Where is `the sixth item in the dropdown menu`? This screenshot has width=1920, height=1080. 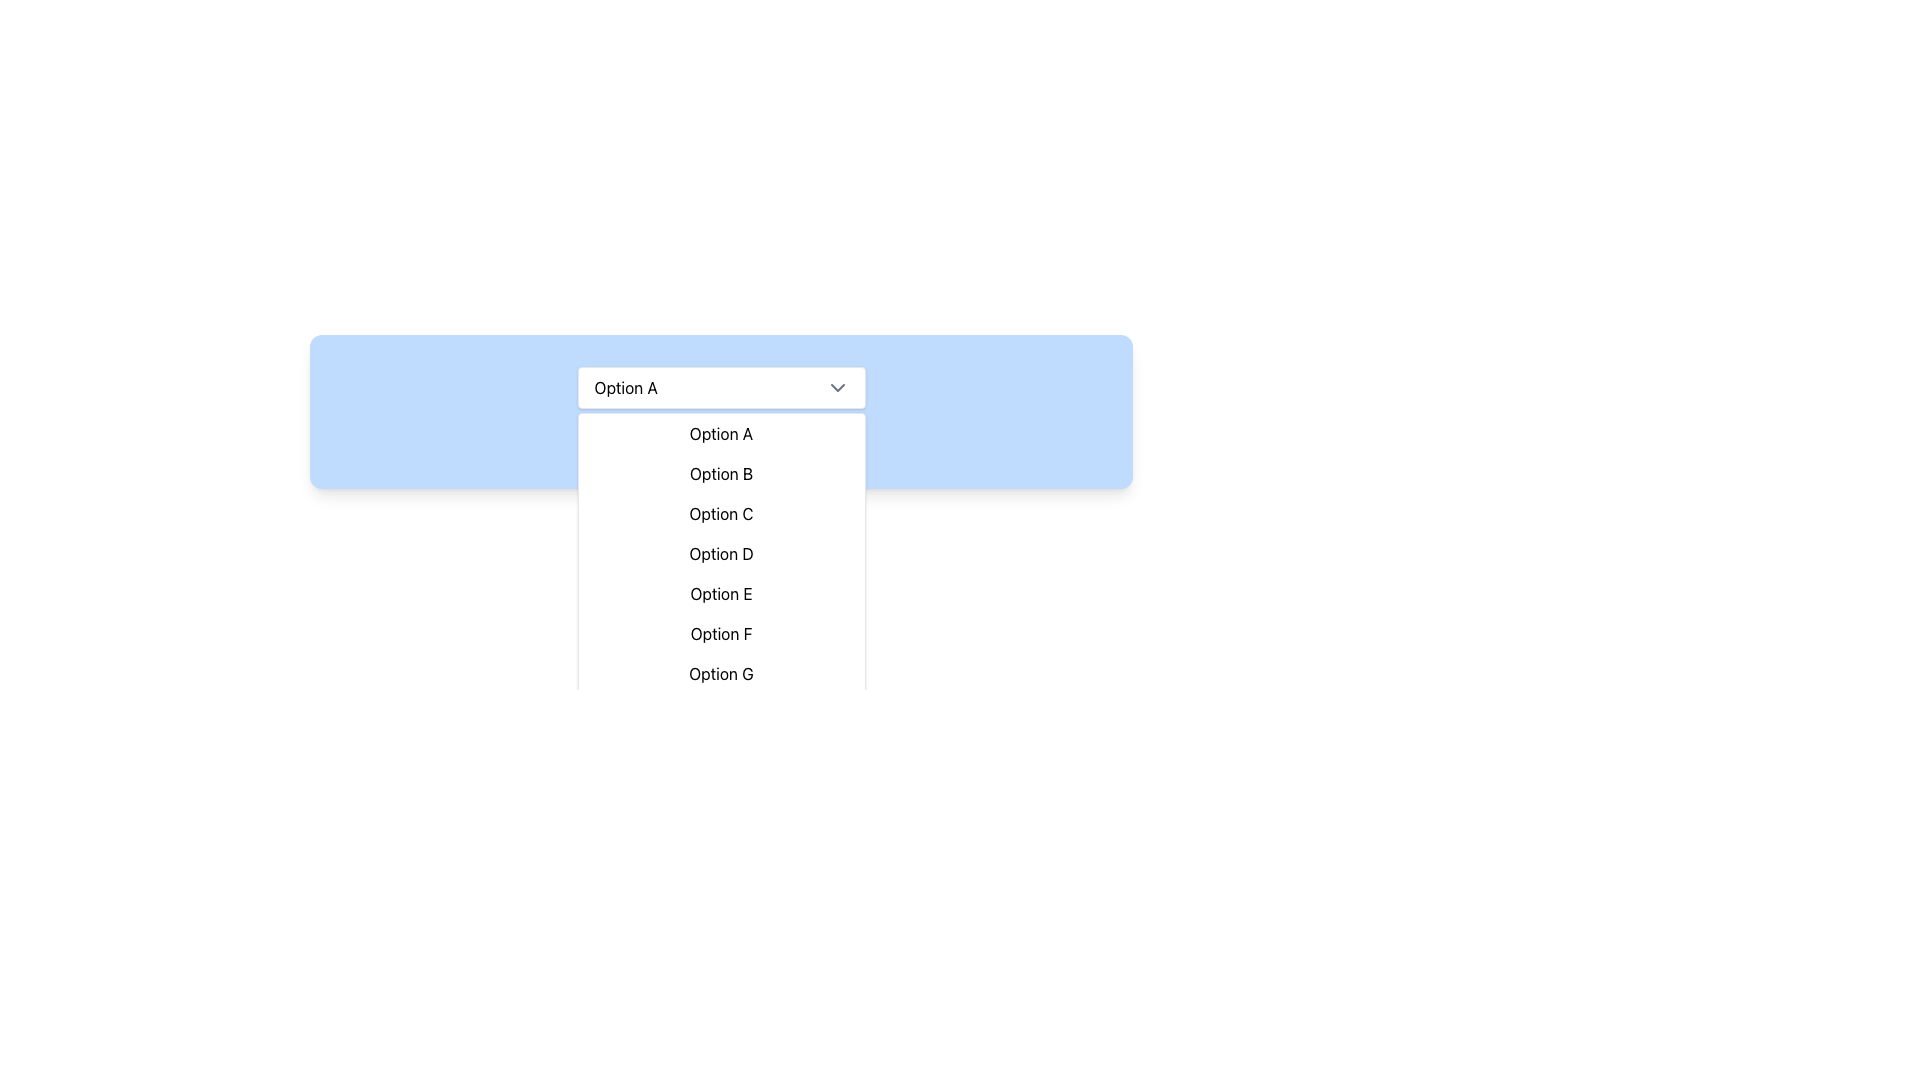 the sixth item in the dropdown menu is located at coordinates (720, 633).